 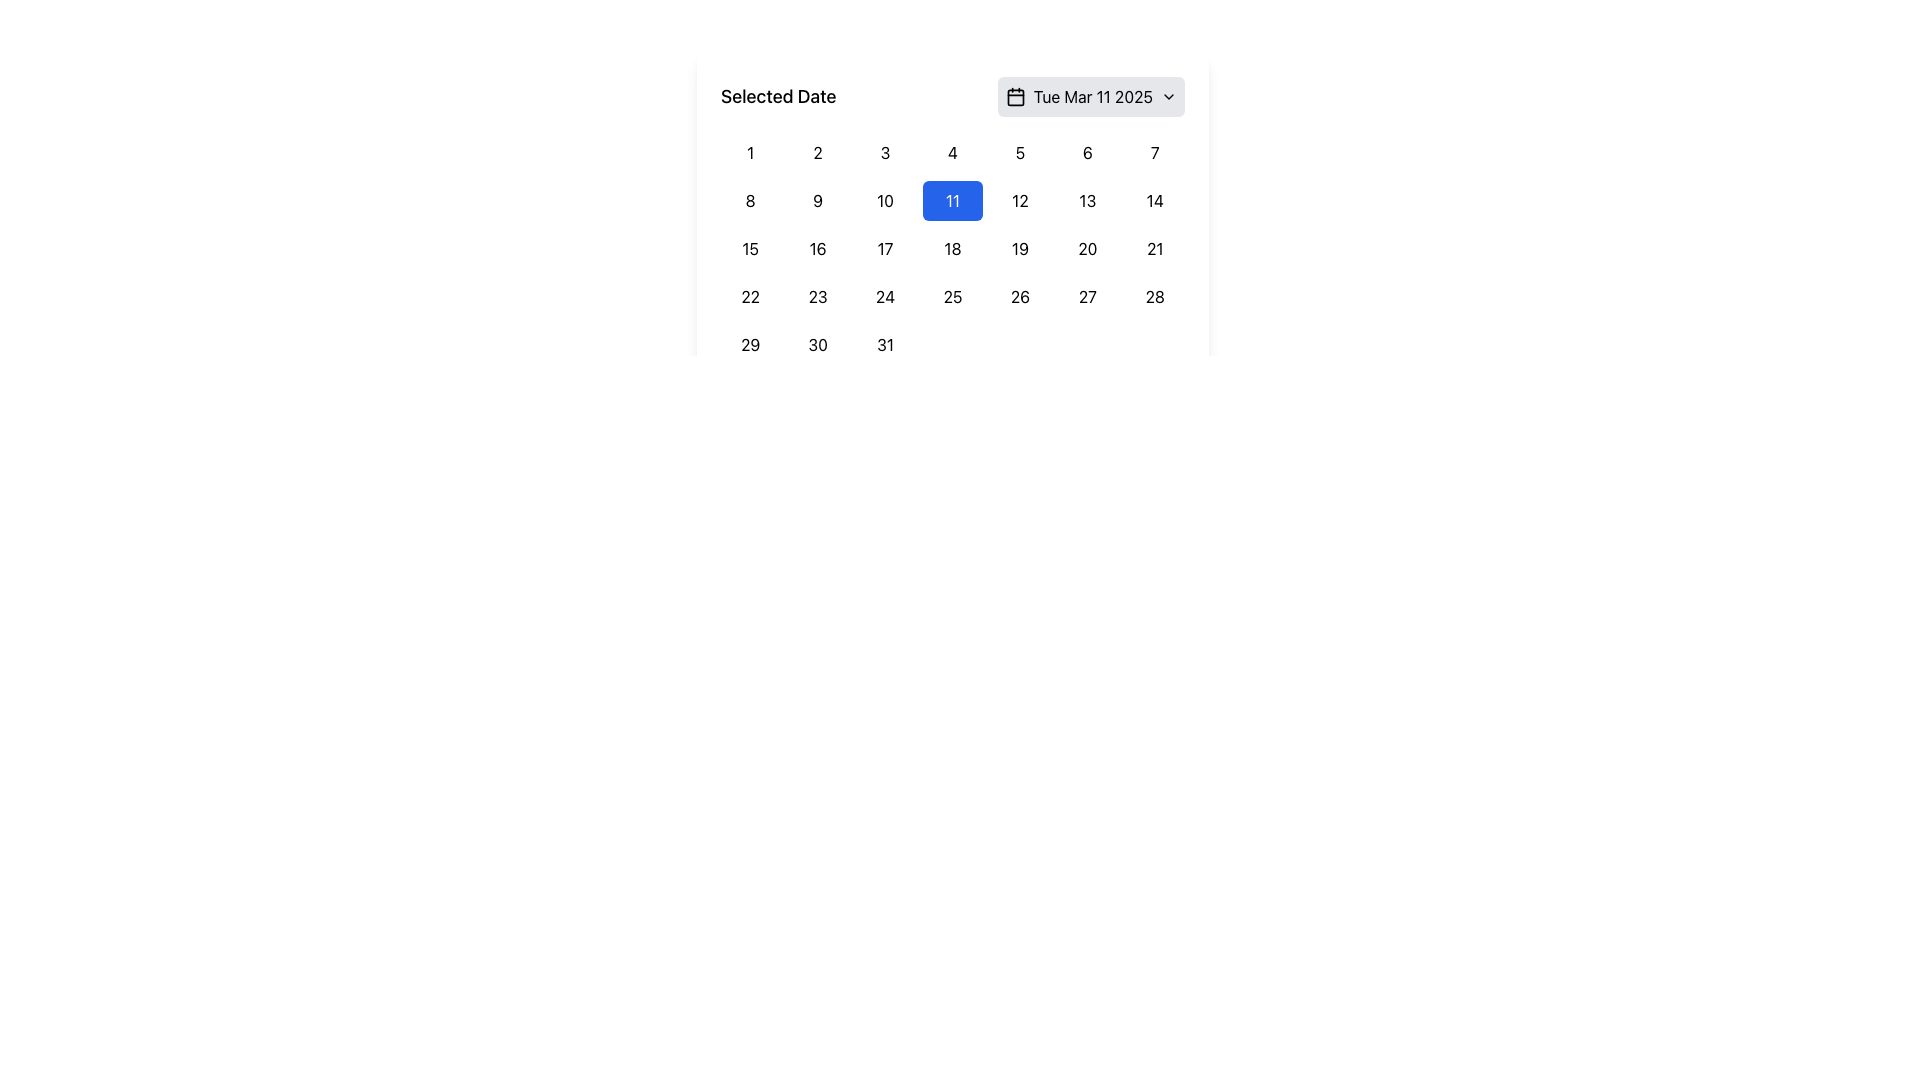 What do you see at coordinates (1020, 152) in the screenshot?
I see `the fifth box in the top row of the calendar grid` at bounding box center [1020, 152].